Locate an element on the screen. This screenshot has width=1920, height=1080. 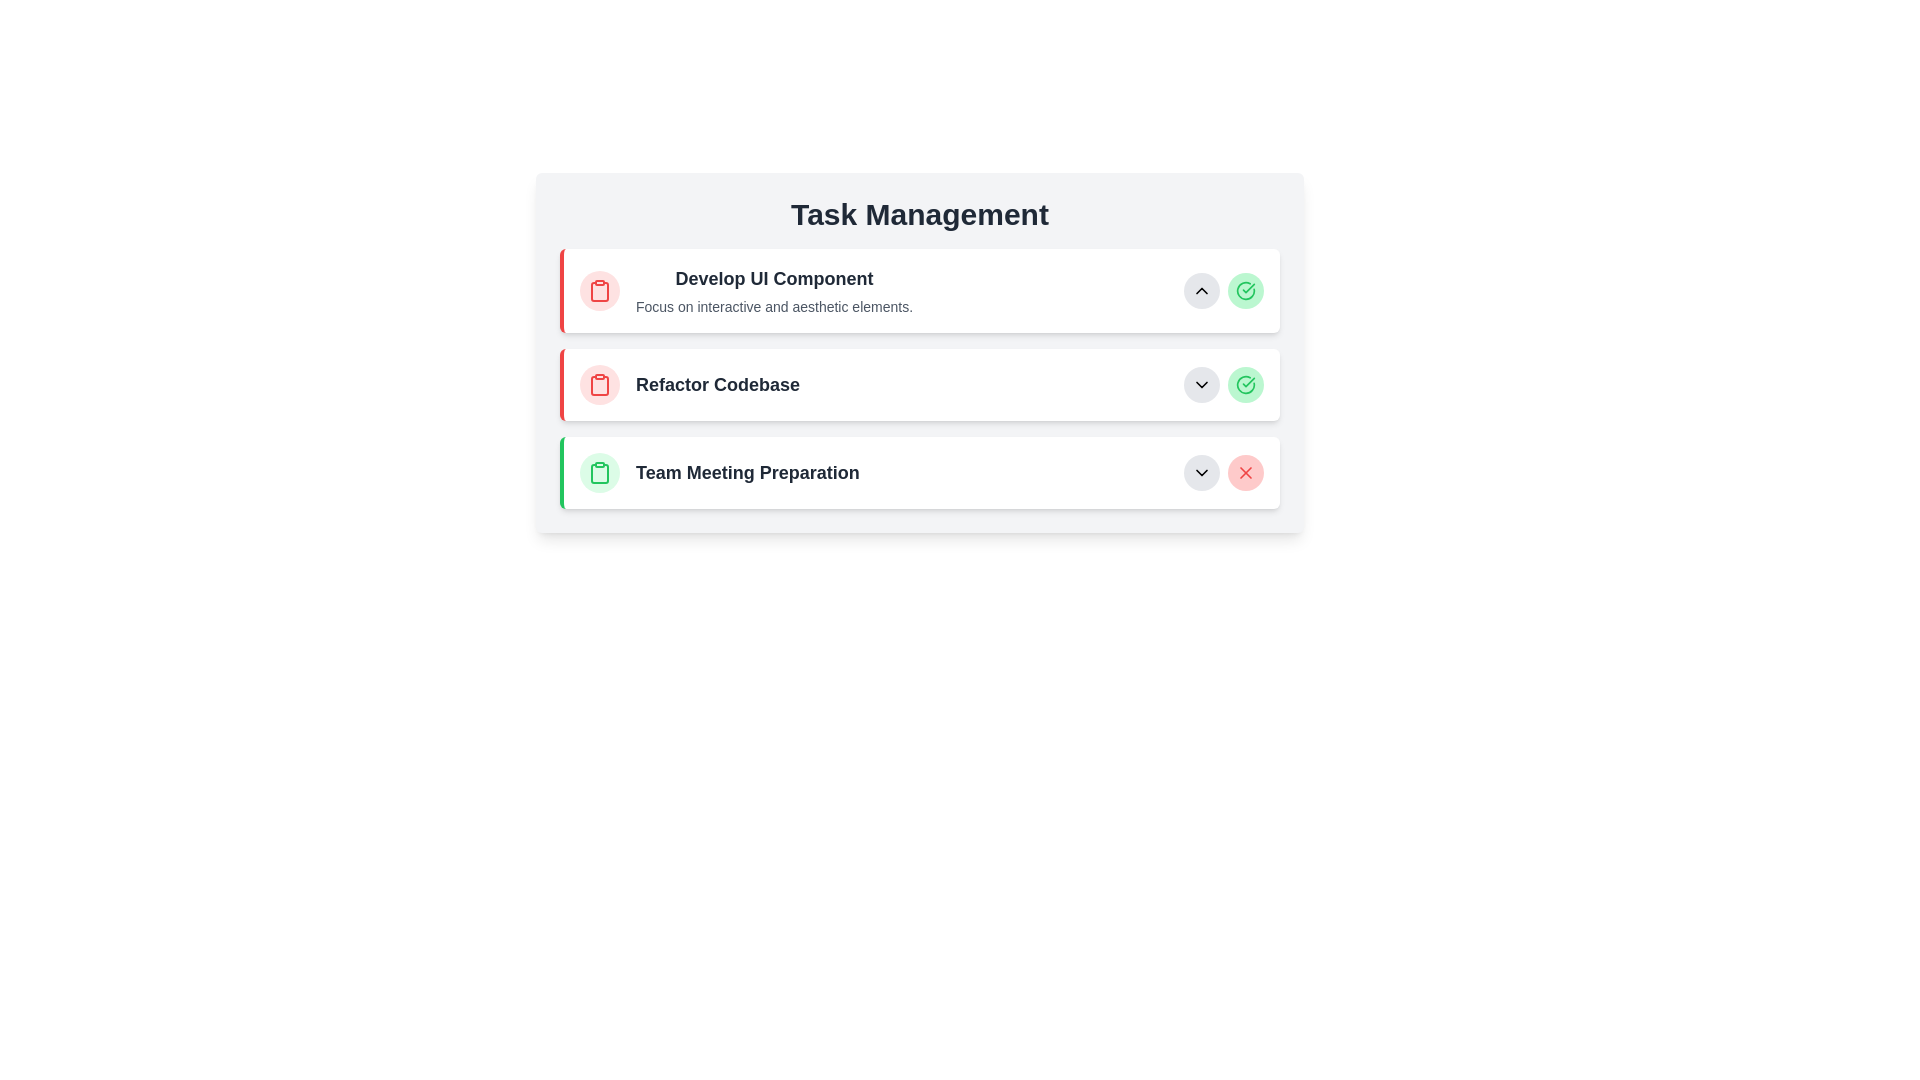
the Confirmation icon indicating completion of the 'Refactor Codebase' task, located in the vertical list of task items is located at coordinates (1245, 385).